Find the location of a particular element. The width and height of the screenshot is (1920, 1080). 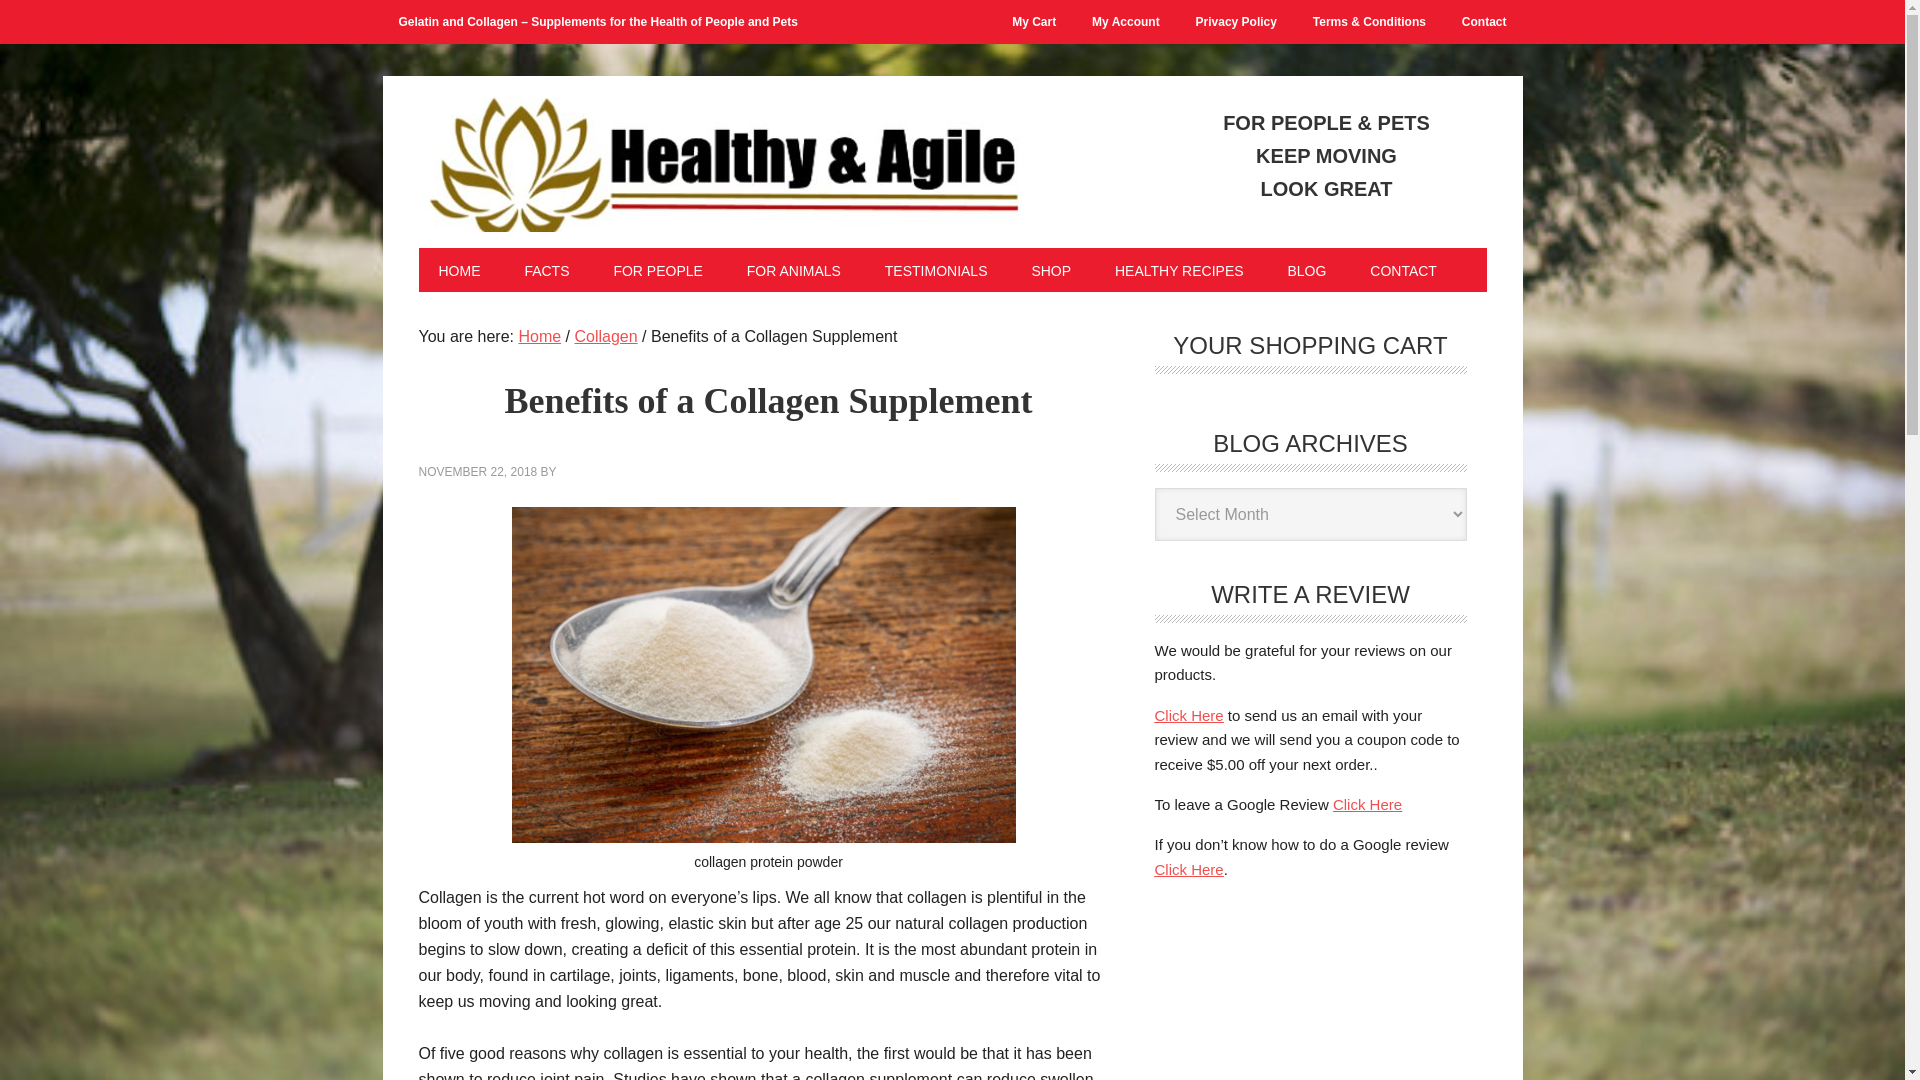

'FACTS' is located at coordinates (546, 270).